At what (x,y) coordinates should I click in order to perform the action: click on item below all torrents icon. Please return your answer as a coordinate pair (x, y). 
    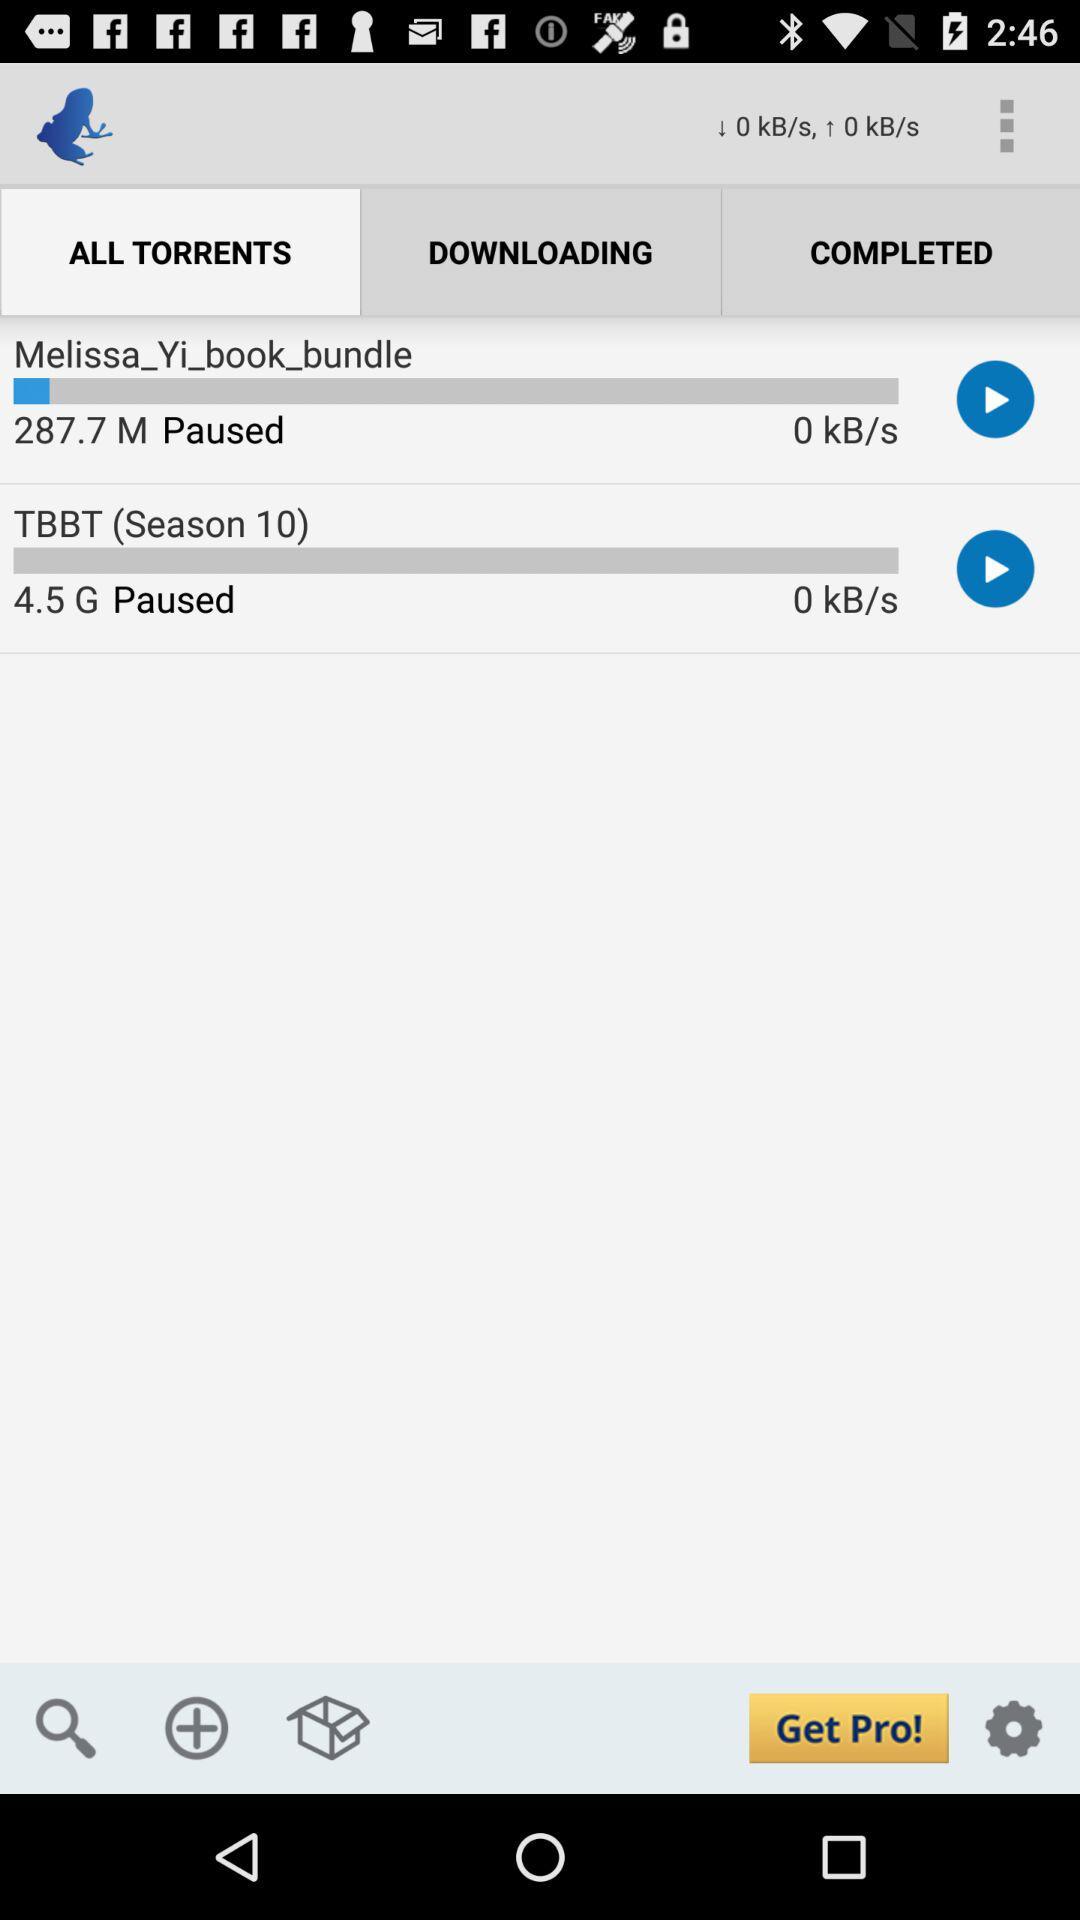
    Looking at the image, I should click on (212, 353).